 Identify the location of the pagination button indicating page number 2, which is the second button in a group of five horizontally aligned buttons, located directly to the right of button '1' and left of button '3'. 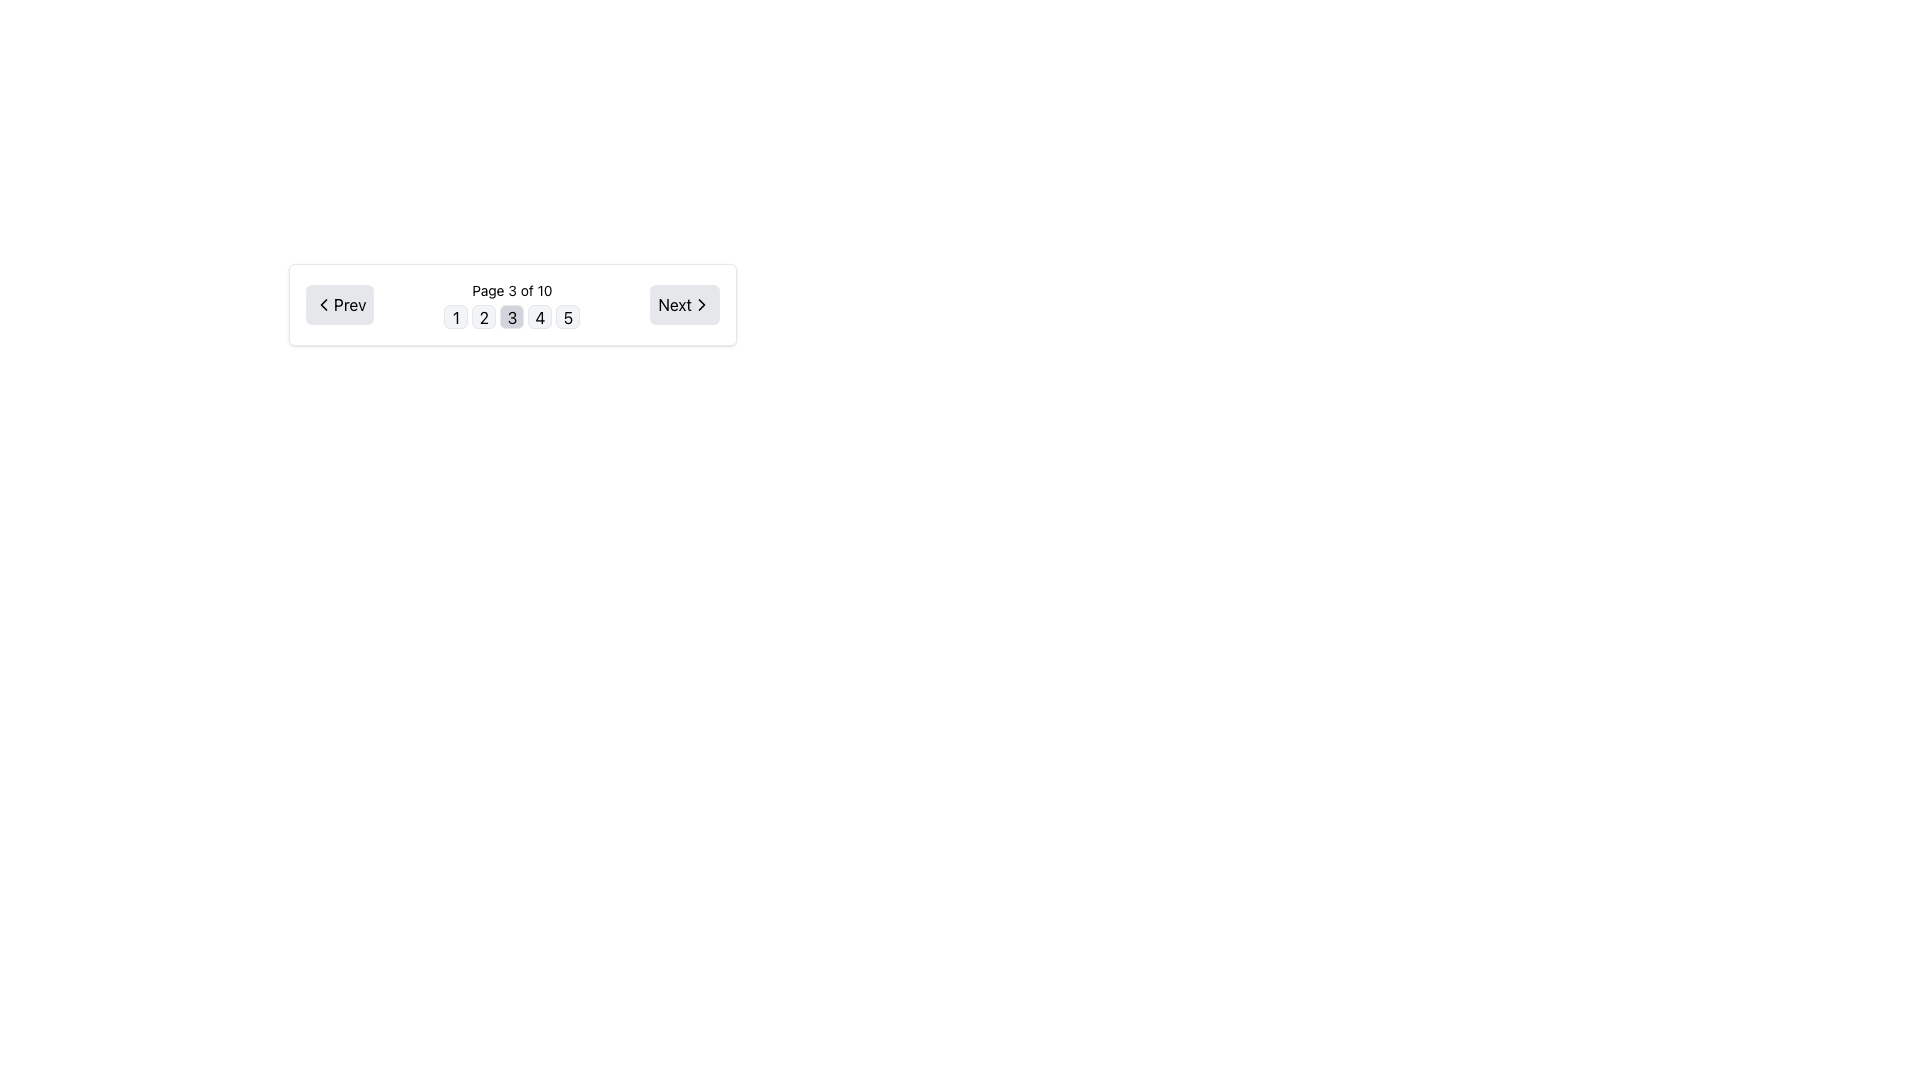
(484, 315).